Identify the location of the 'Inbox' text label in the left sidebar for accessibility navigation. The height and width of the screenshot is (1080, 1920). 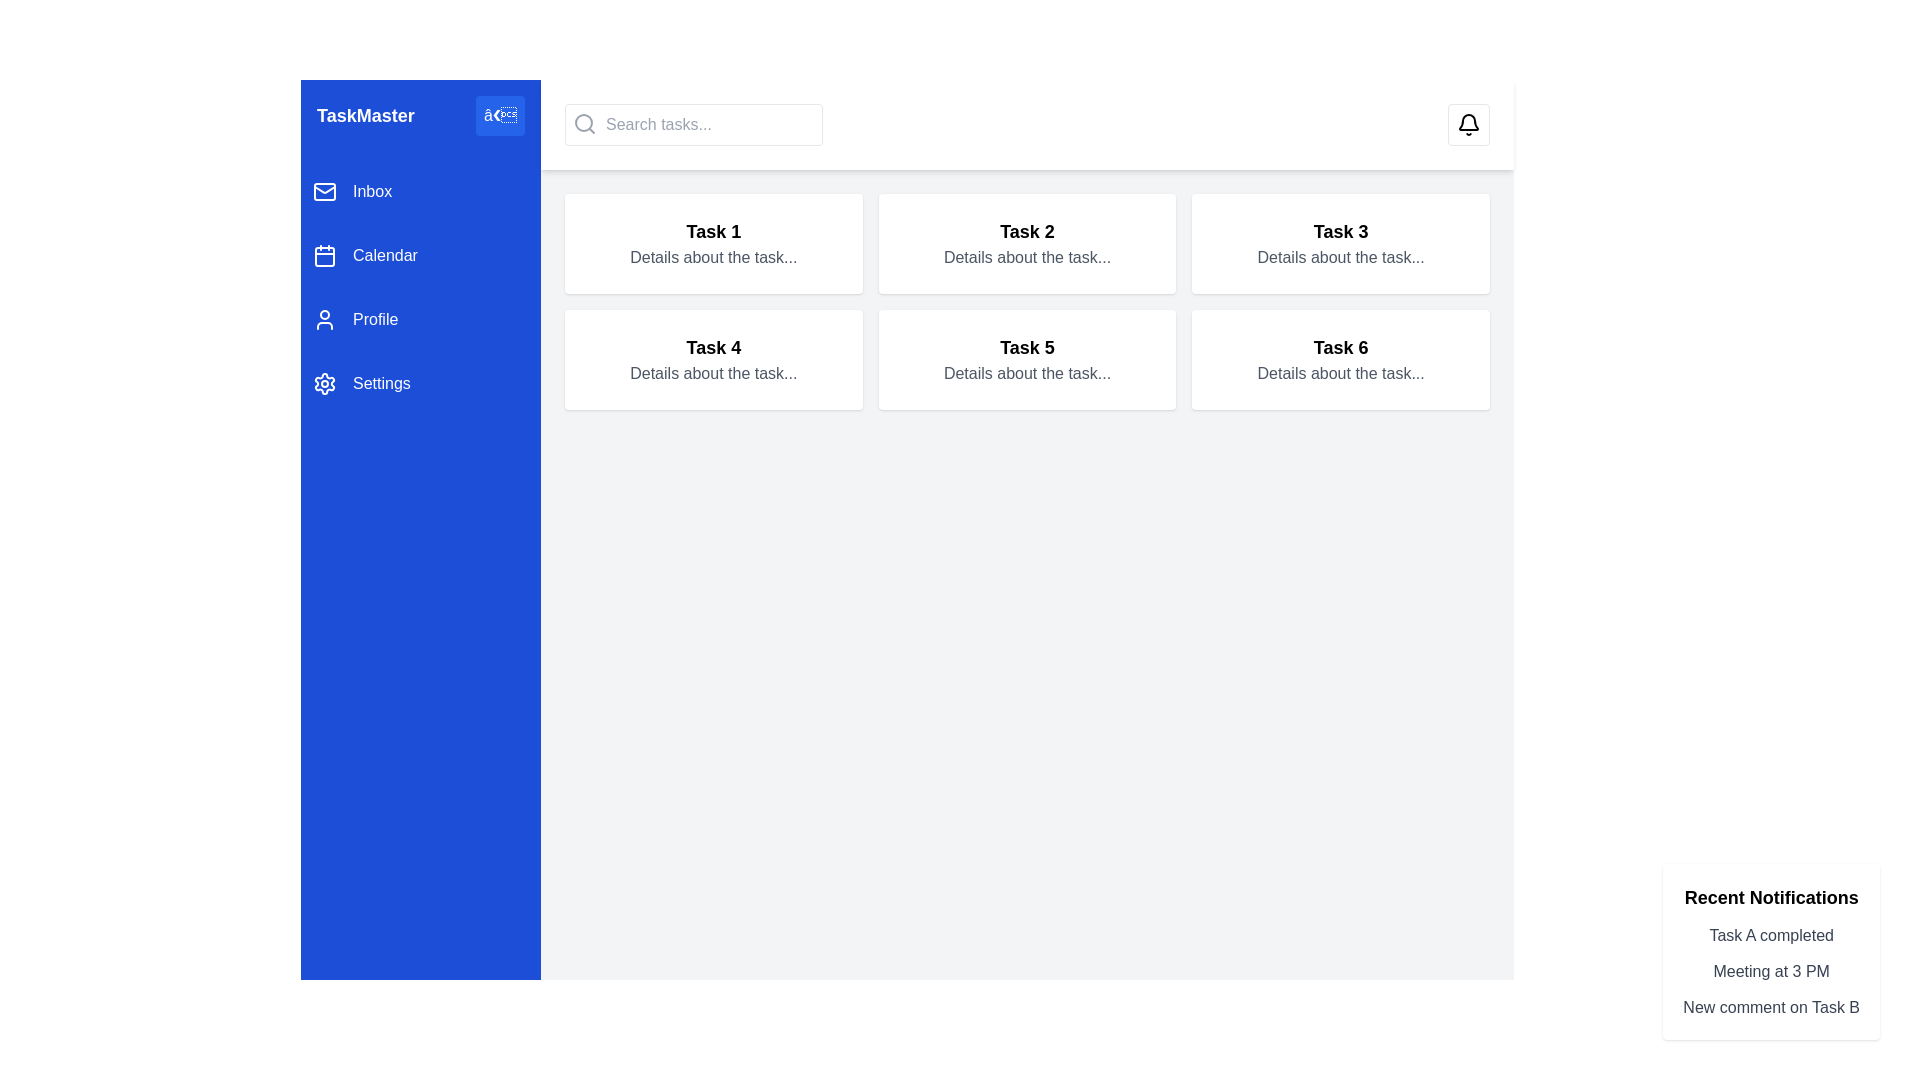
(372, 192).